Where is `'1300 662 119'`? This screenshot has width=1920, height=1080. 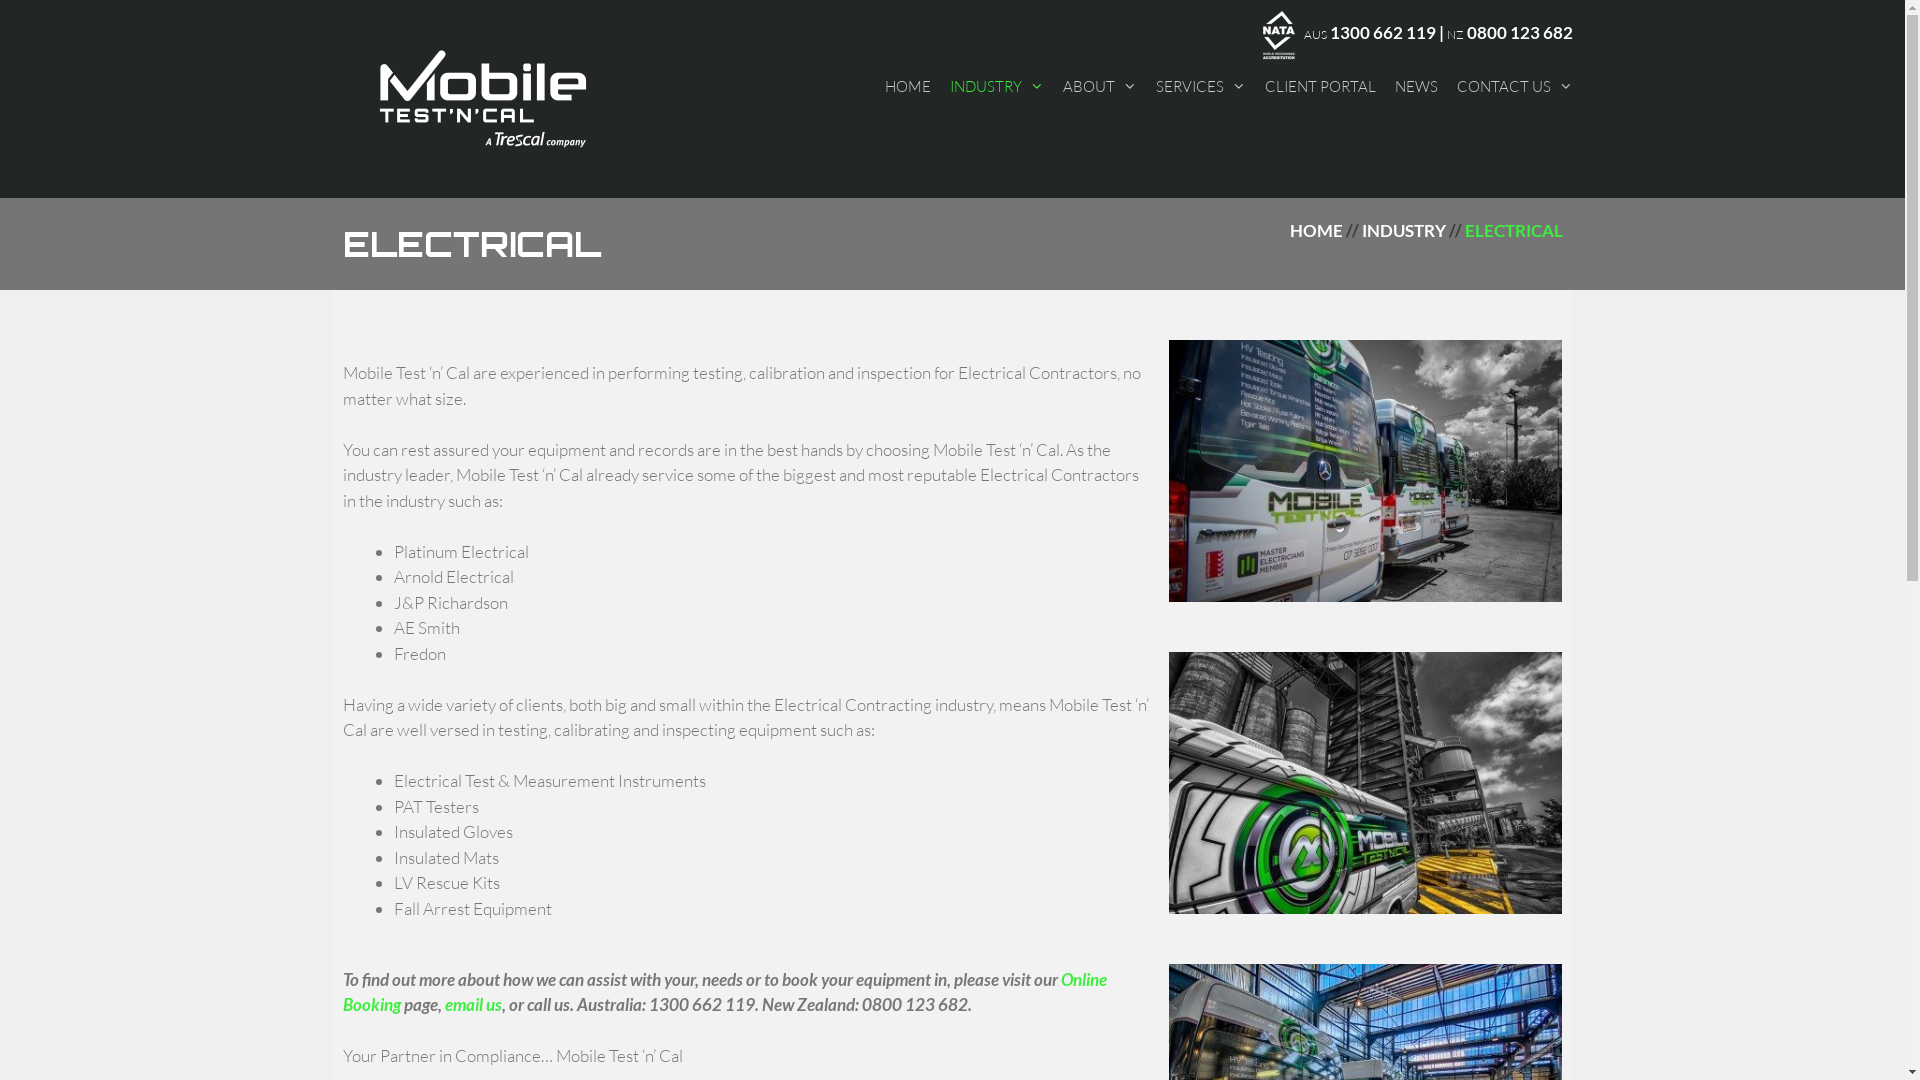
'1300 662 119' is located at coordinates (1381, 32).